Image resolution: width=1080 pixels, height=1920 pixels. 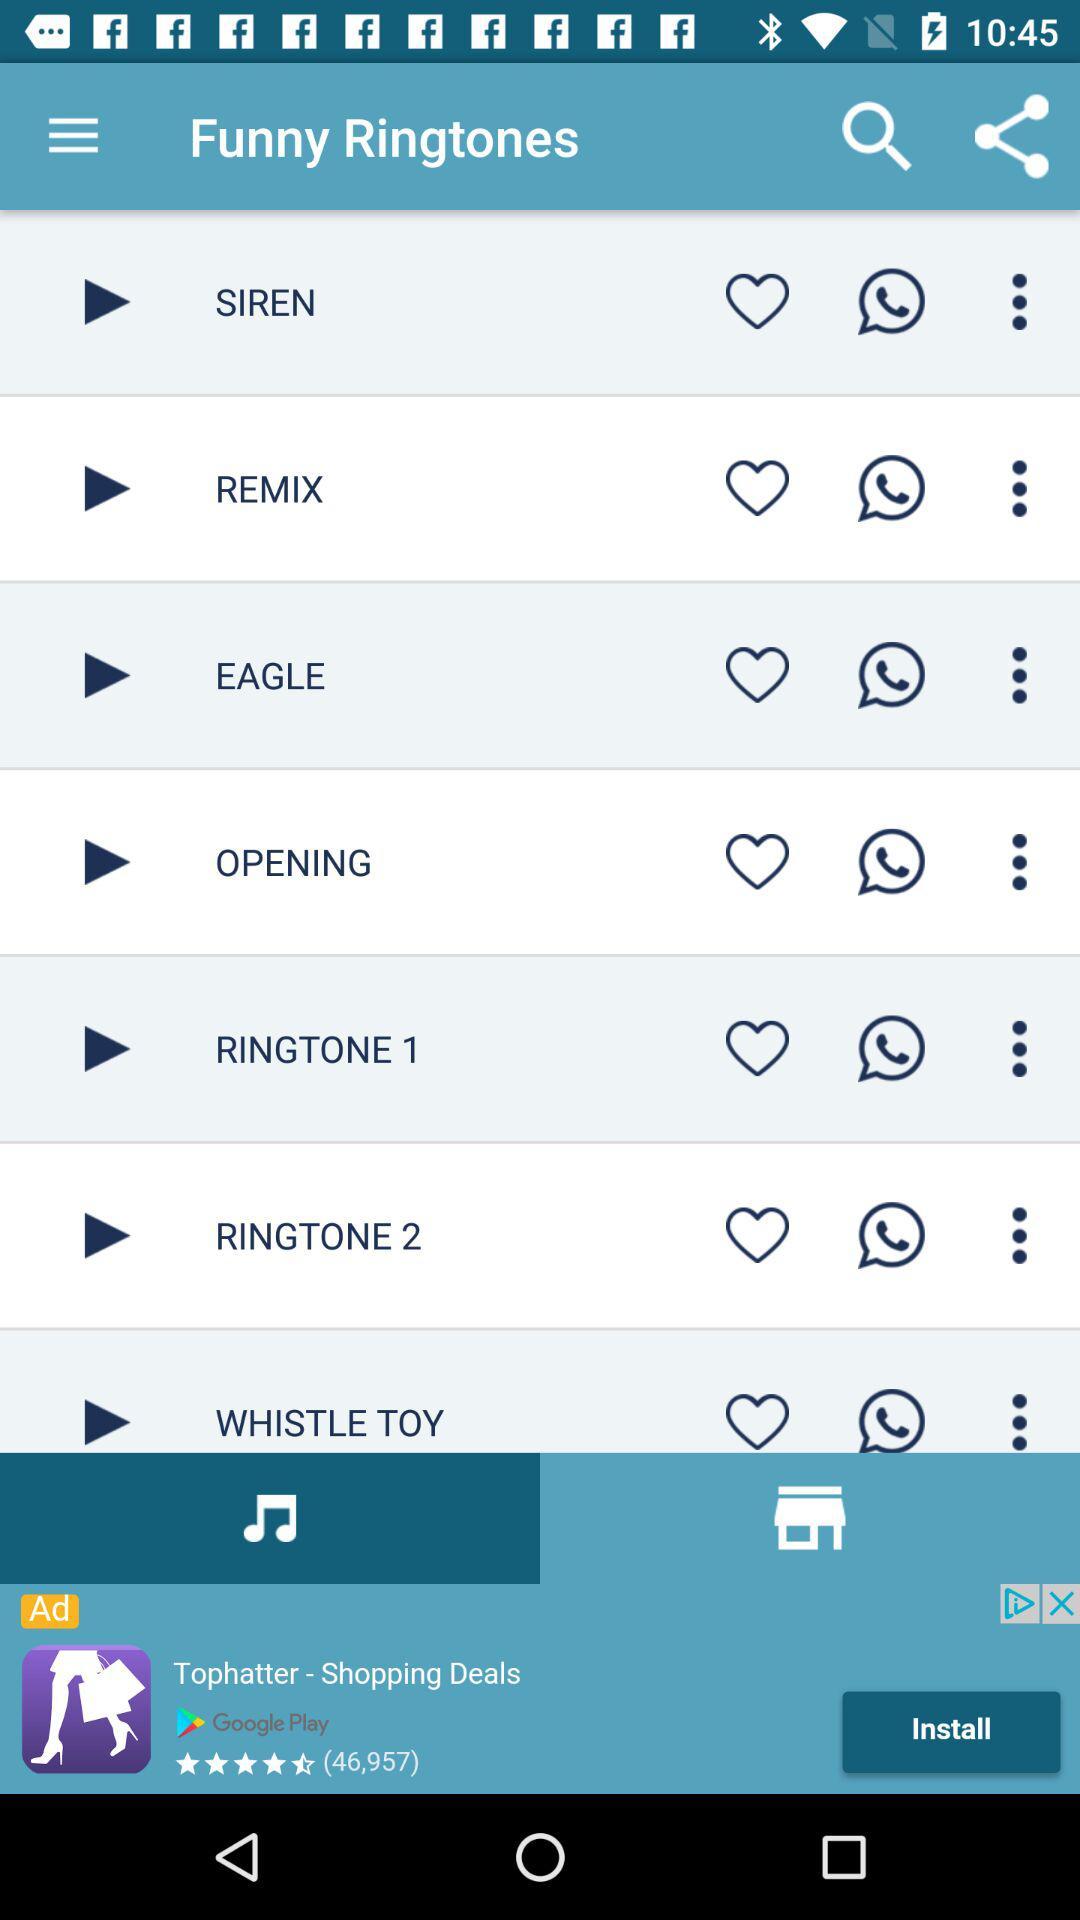 What do you see at coordinates (107, 1390) in the screenshot?
I see `stop button` at bounding box center [107, 1390].